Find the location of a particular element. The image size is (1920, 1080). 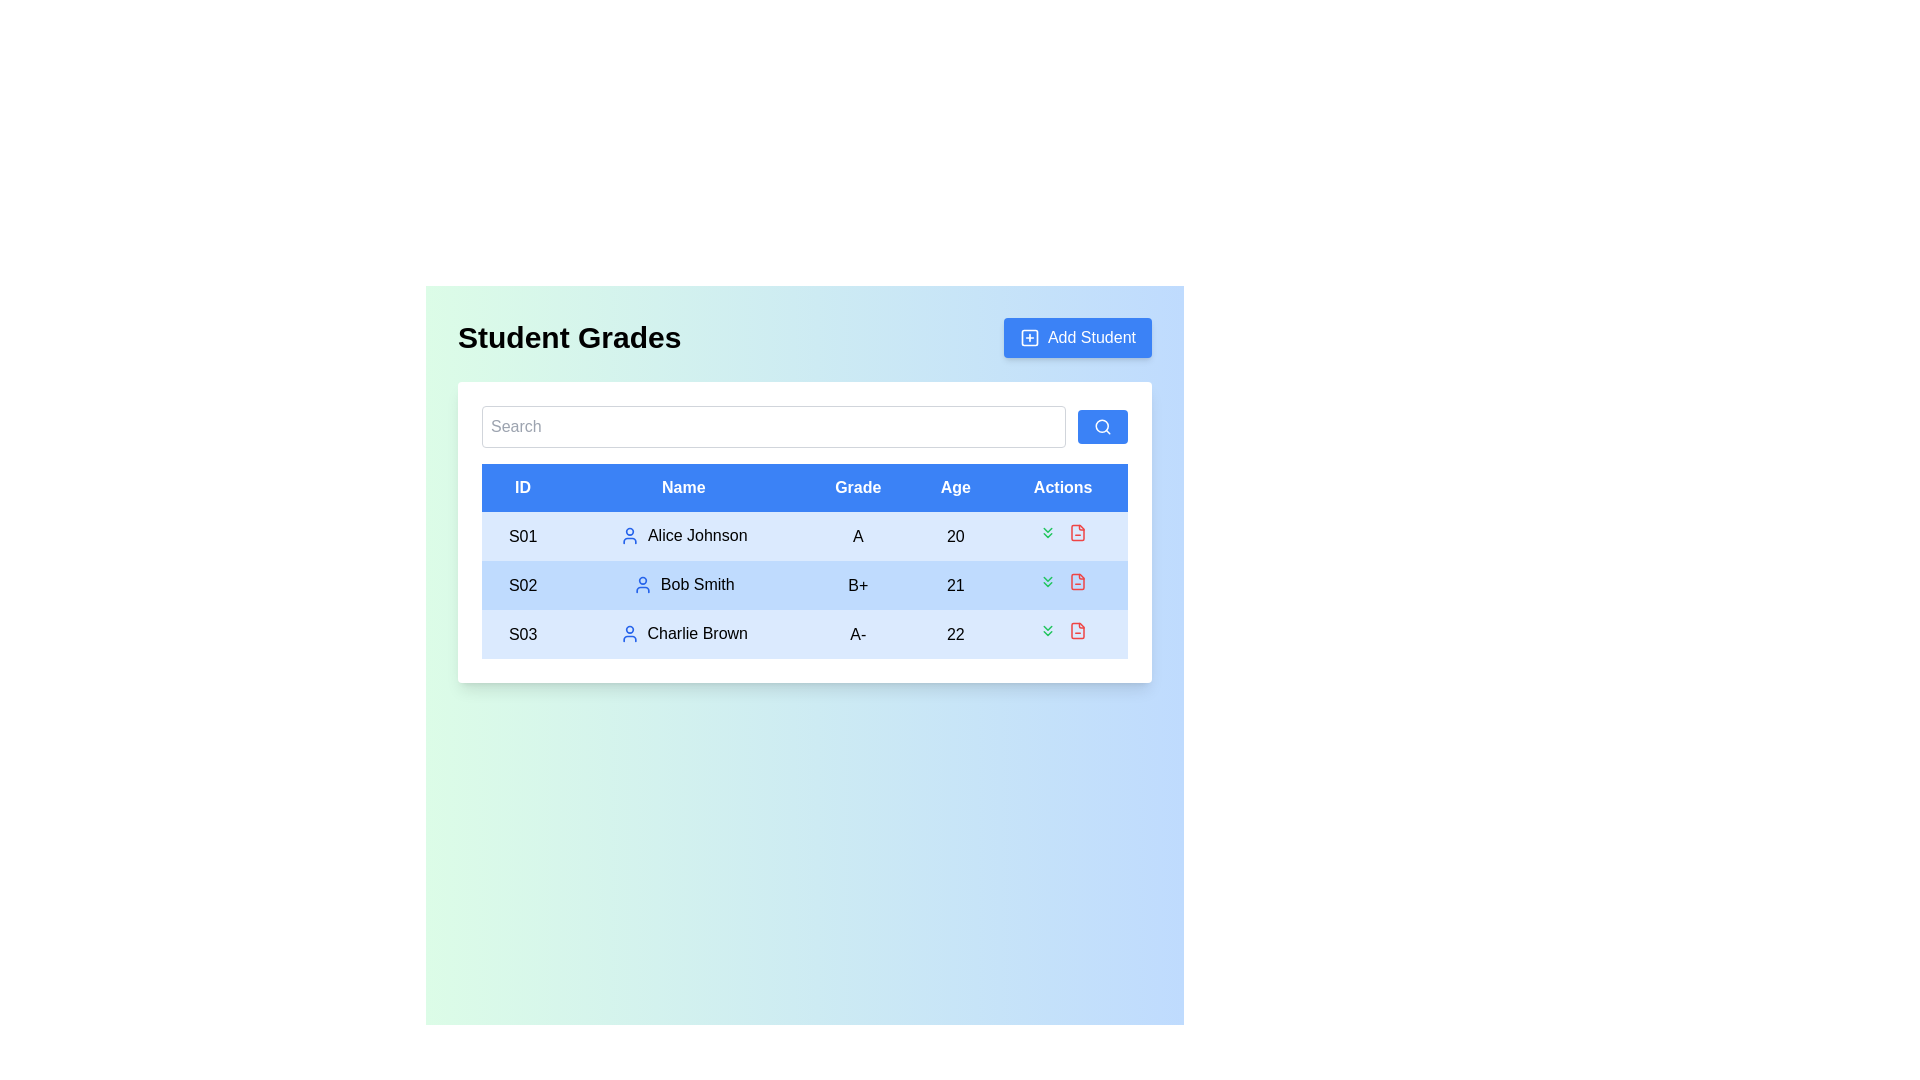

value displayed in the read-only text cell indicating the age of the individual in the third row of the table under the 'Age' column is located at coordinates (954, 634).